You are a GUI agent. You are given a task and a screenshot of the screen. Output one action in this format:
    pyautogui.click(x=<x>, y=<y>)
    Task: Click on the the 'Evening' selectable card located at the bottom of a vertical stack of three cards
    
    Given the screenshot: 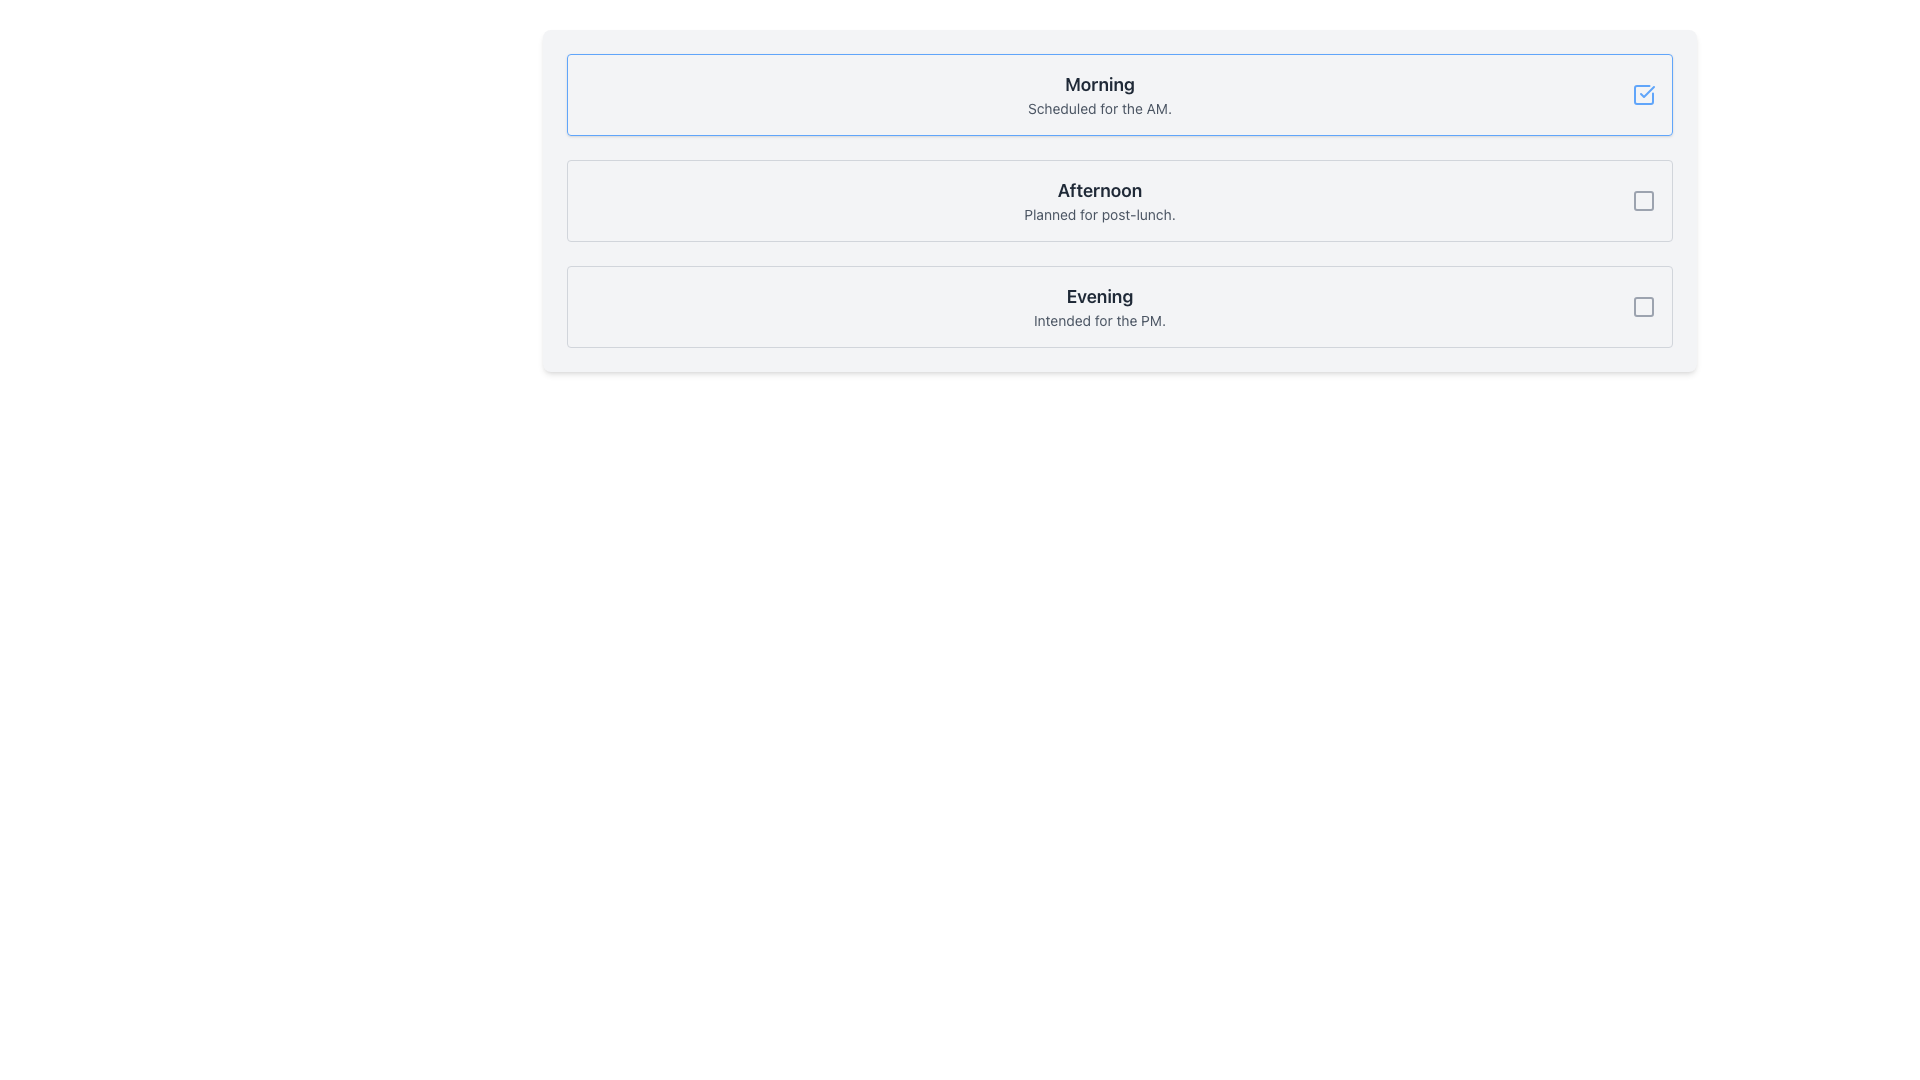 What is the action you would take?
    pyautogui.click(x=1118, y=307)
    